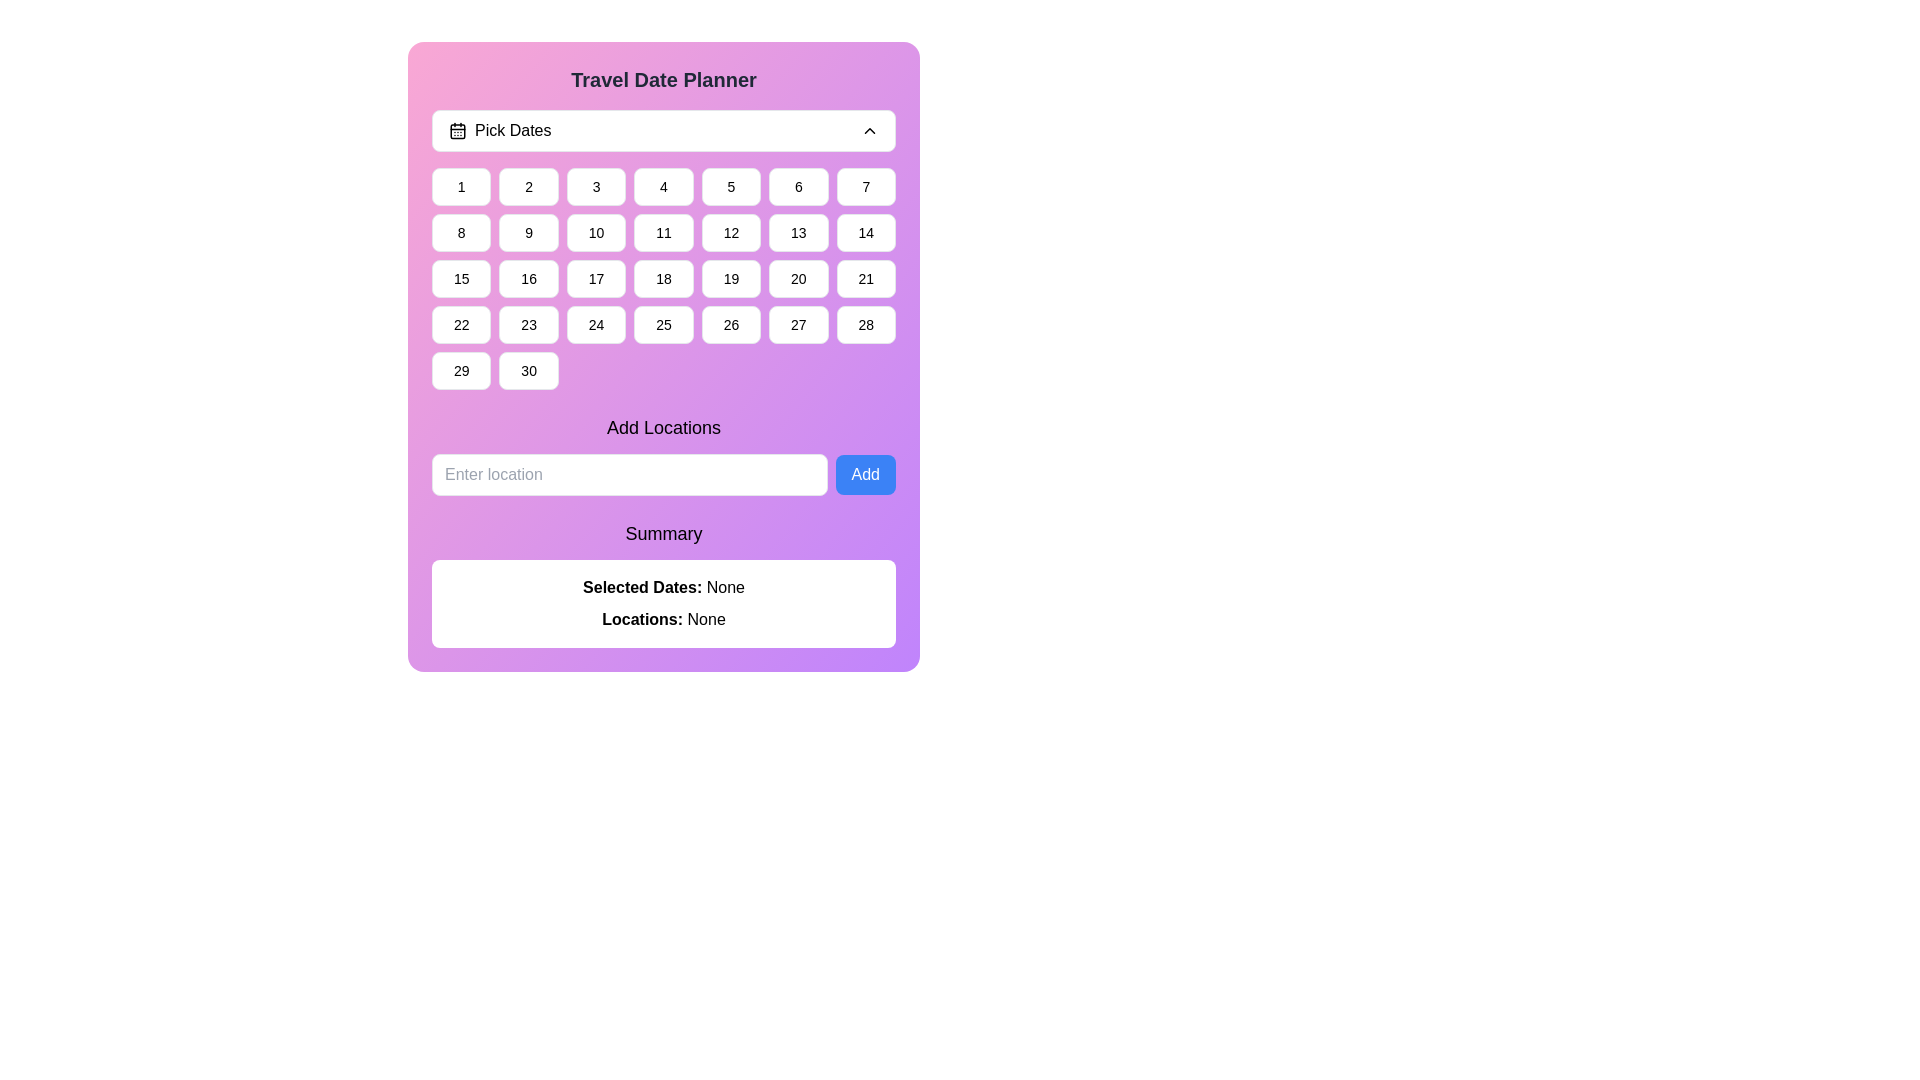 This screenshot has height=1080, width=1920. What do you see at coordinates (663, 249) in the screenshot?
I see `the Calendar date cell that displays the number '11'` at bounding box center [663, 249].